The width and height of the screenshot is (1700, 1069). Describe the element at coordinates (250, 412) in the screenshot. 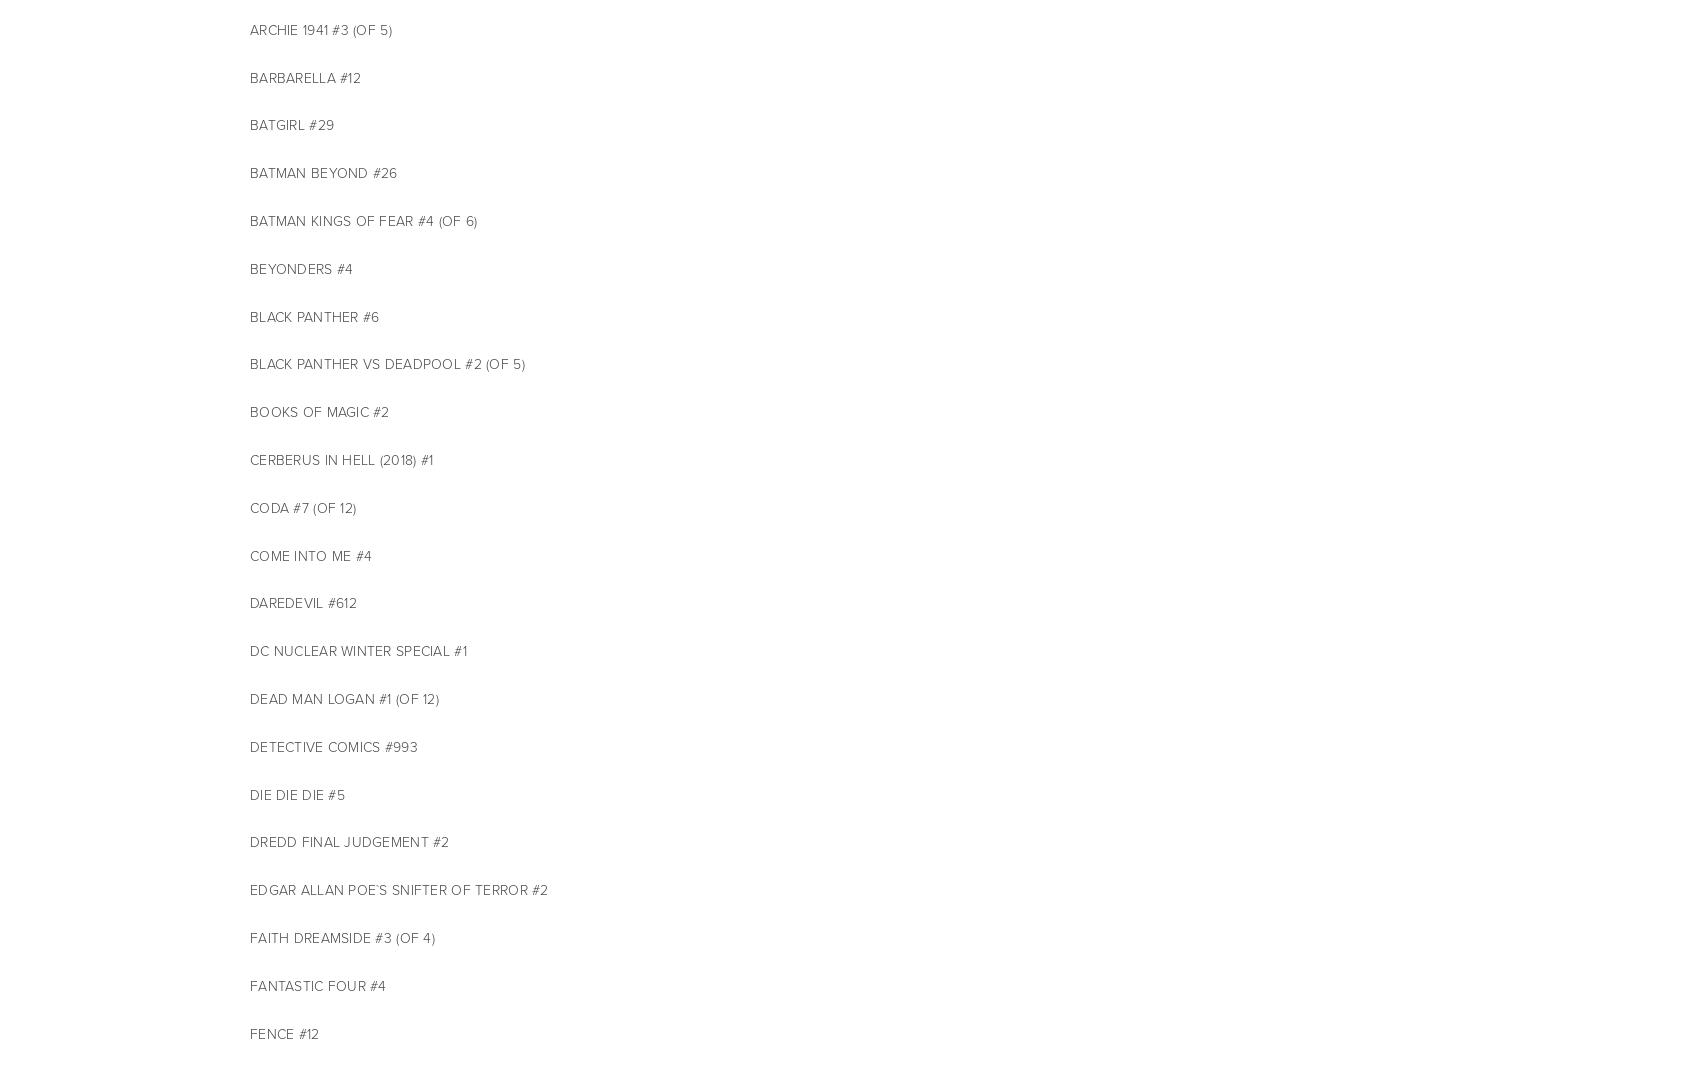

I see `'BOOKS OF MAGIC #2'` at that location.